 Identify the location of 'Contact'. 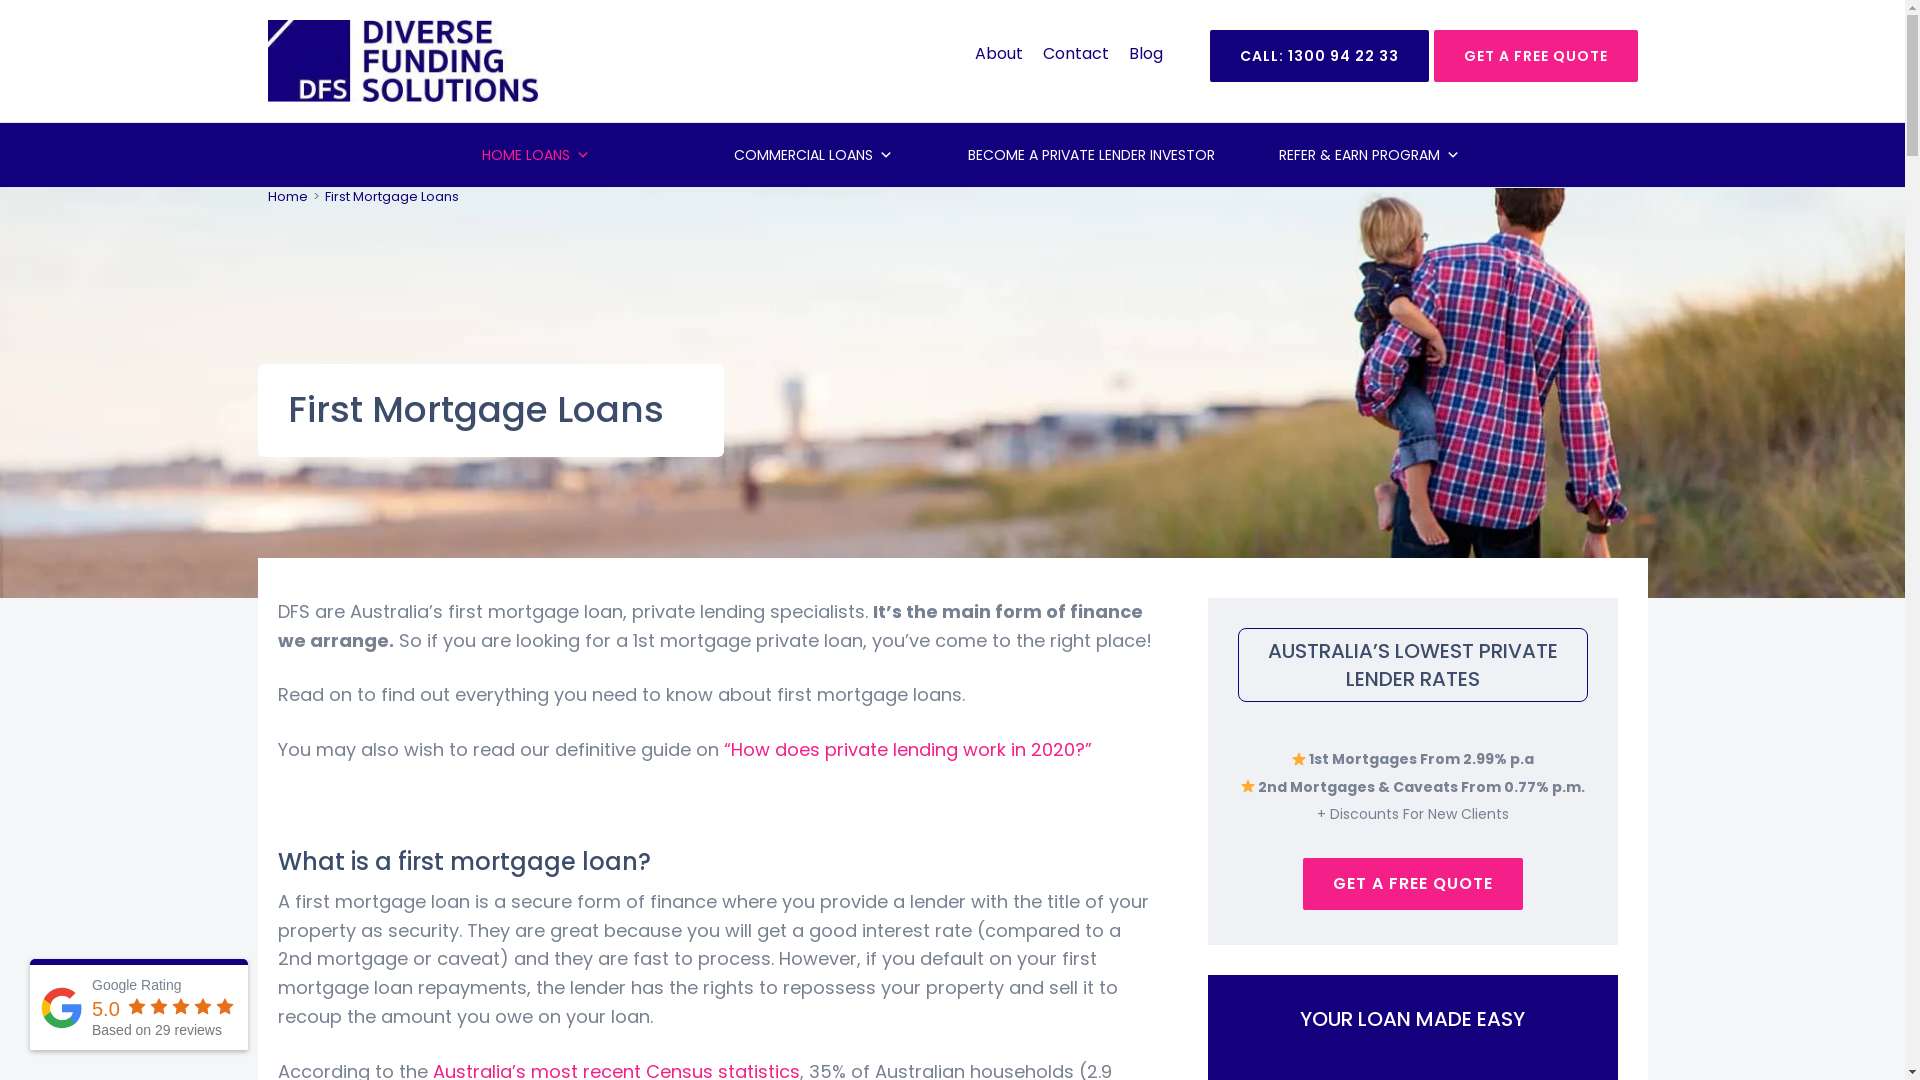
(1074, 52).